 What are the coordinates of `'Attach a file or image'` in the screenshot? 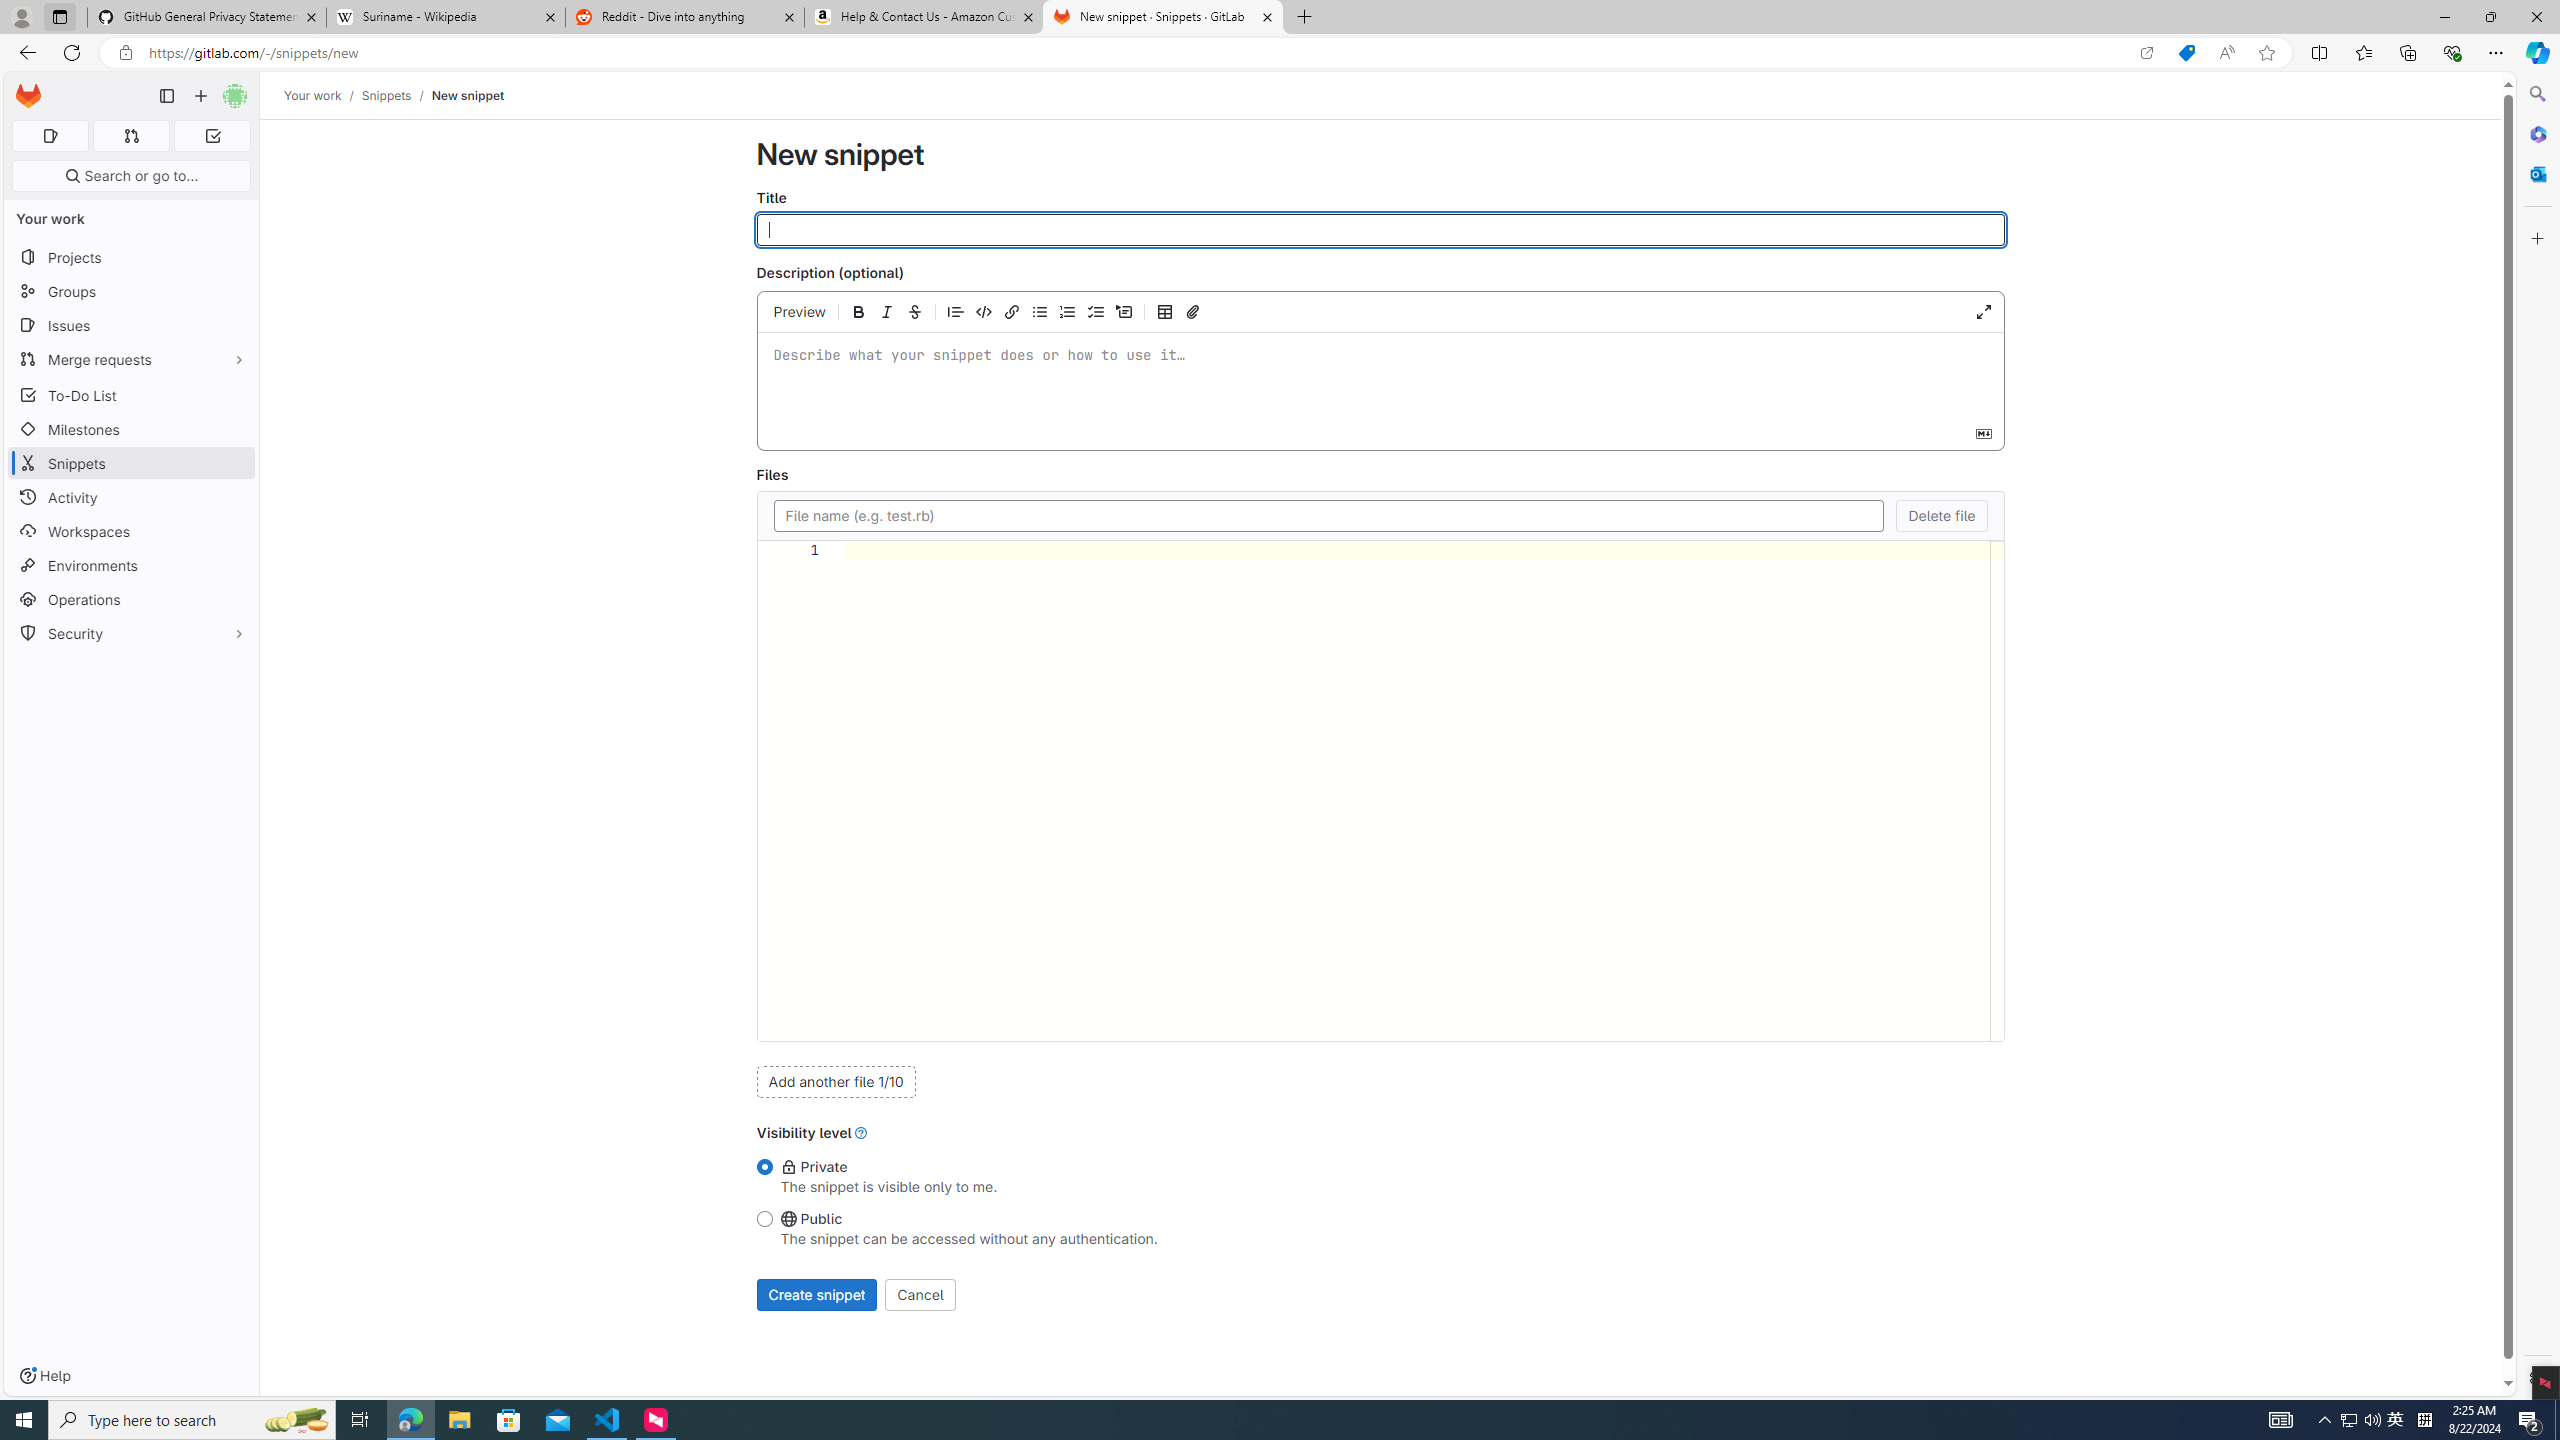 It's located at (1191, 310).